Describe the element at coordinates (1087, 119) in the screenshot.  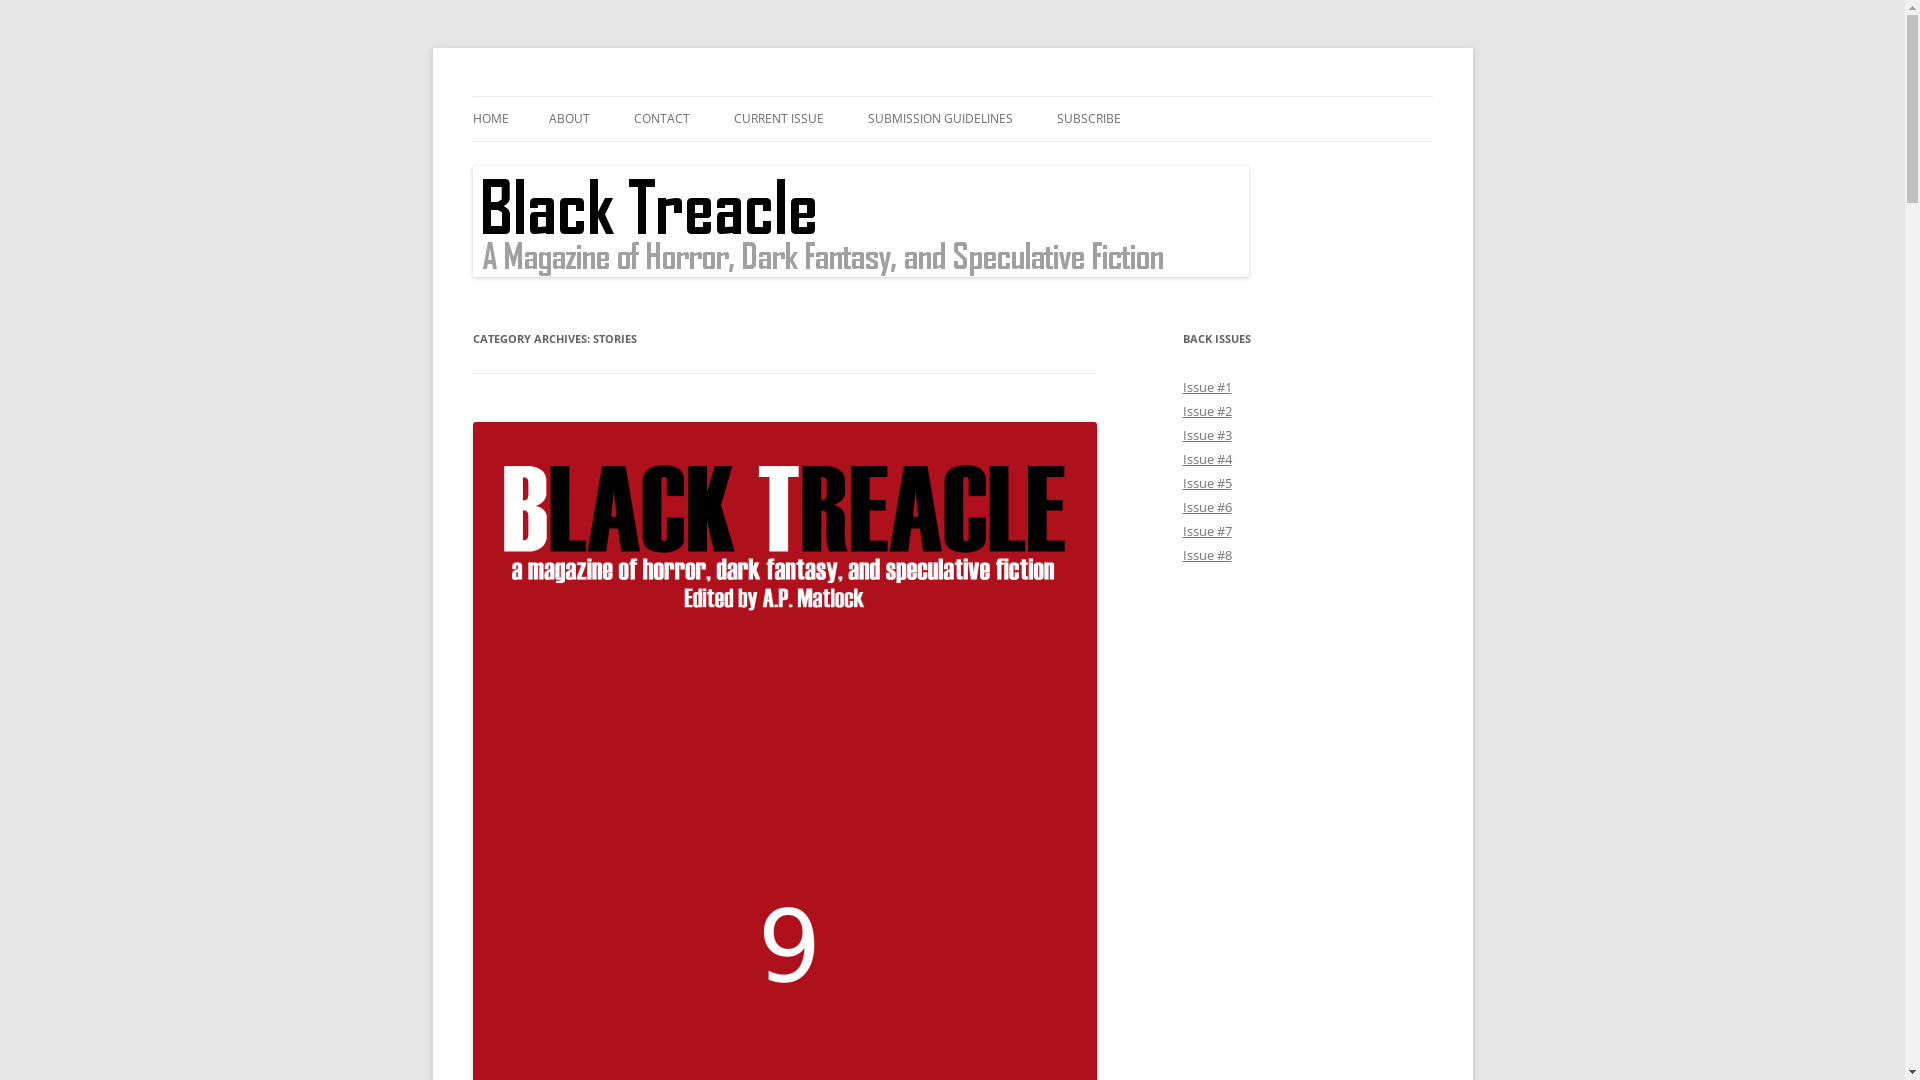
I see `'SUBSCRIBE'` at that location.